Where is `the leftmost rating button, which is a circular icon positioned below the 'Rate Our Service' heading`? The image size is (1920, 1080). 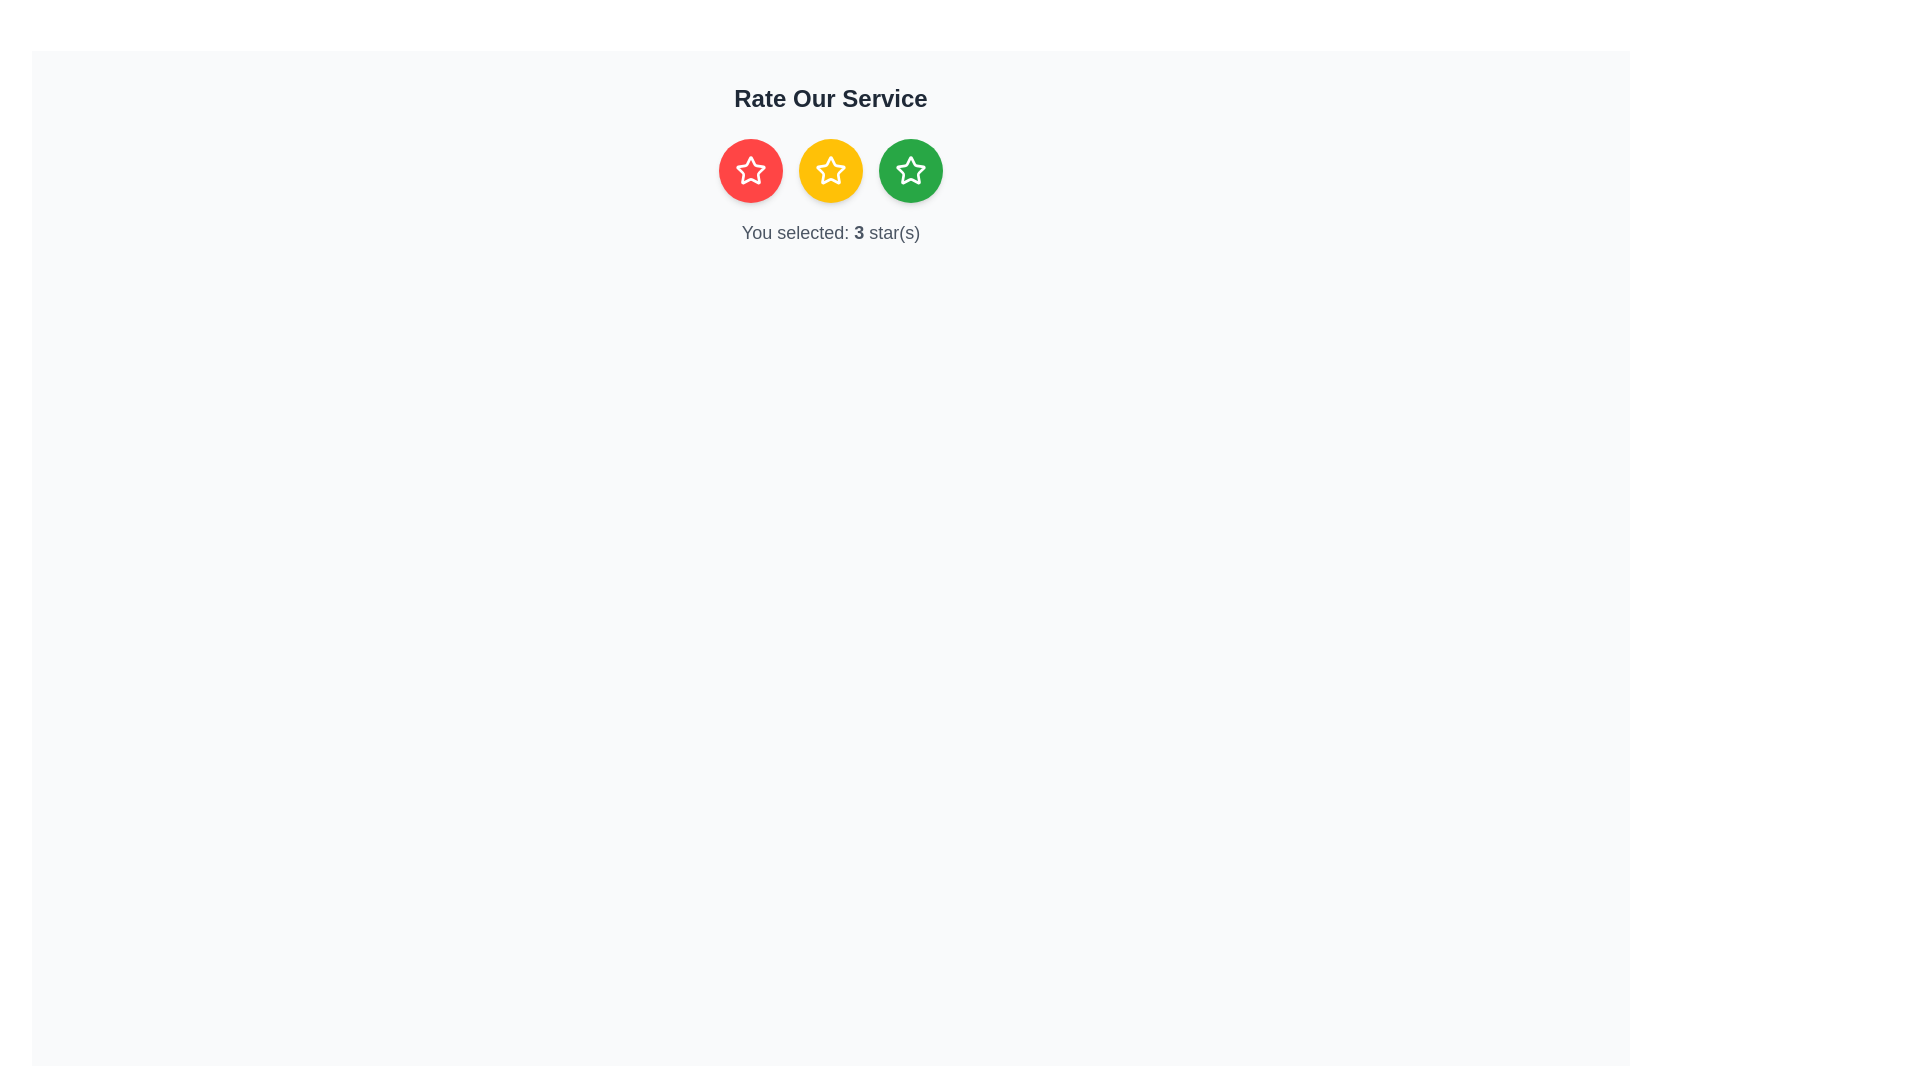 the leftmost rating button, which is a circular icon positioned below the 'Rate Our Service' heading is located at coordinates (749, 169).